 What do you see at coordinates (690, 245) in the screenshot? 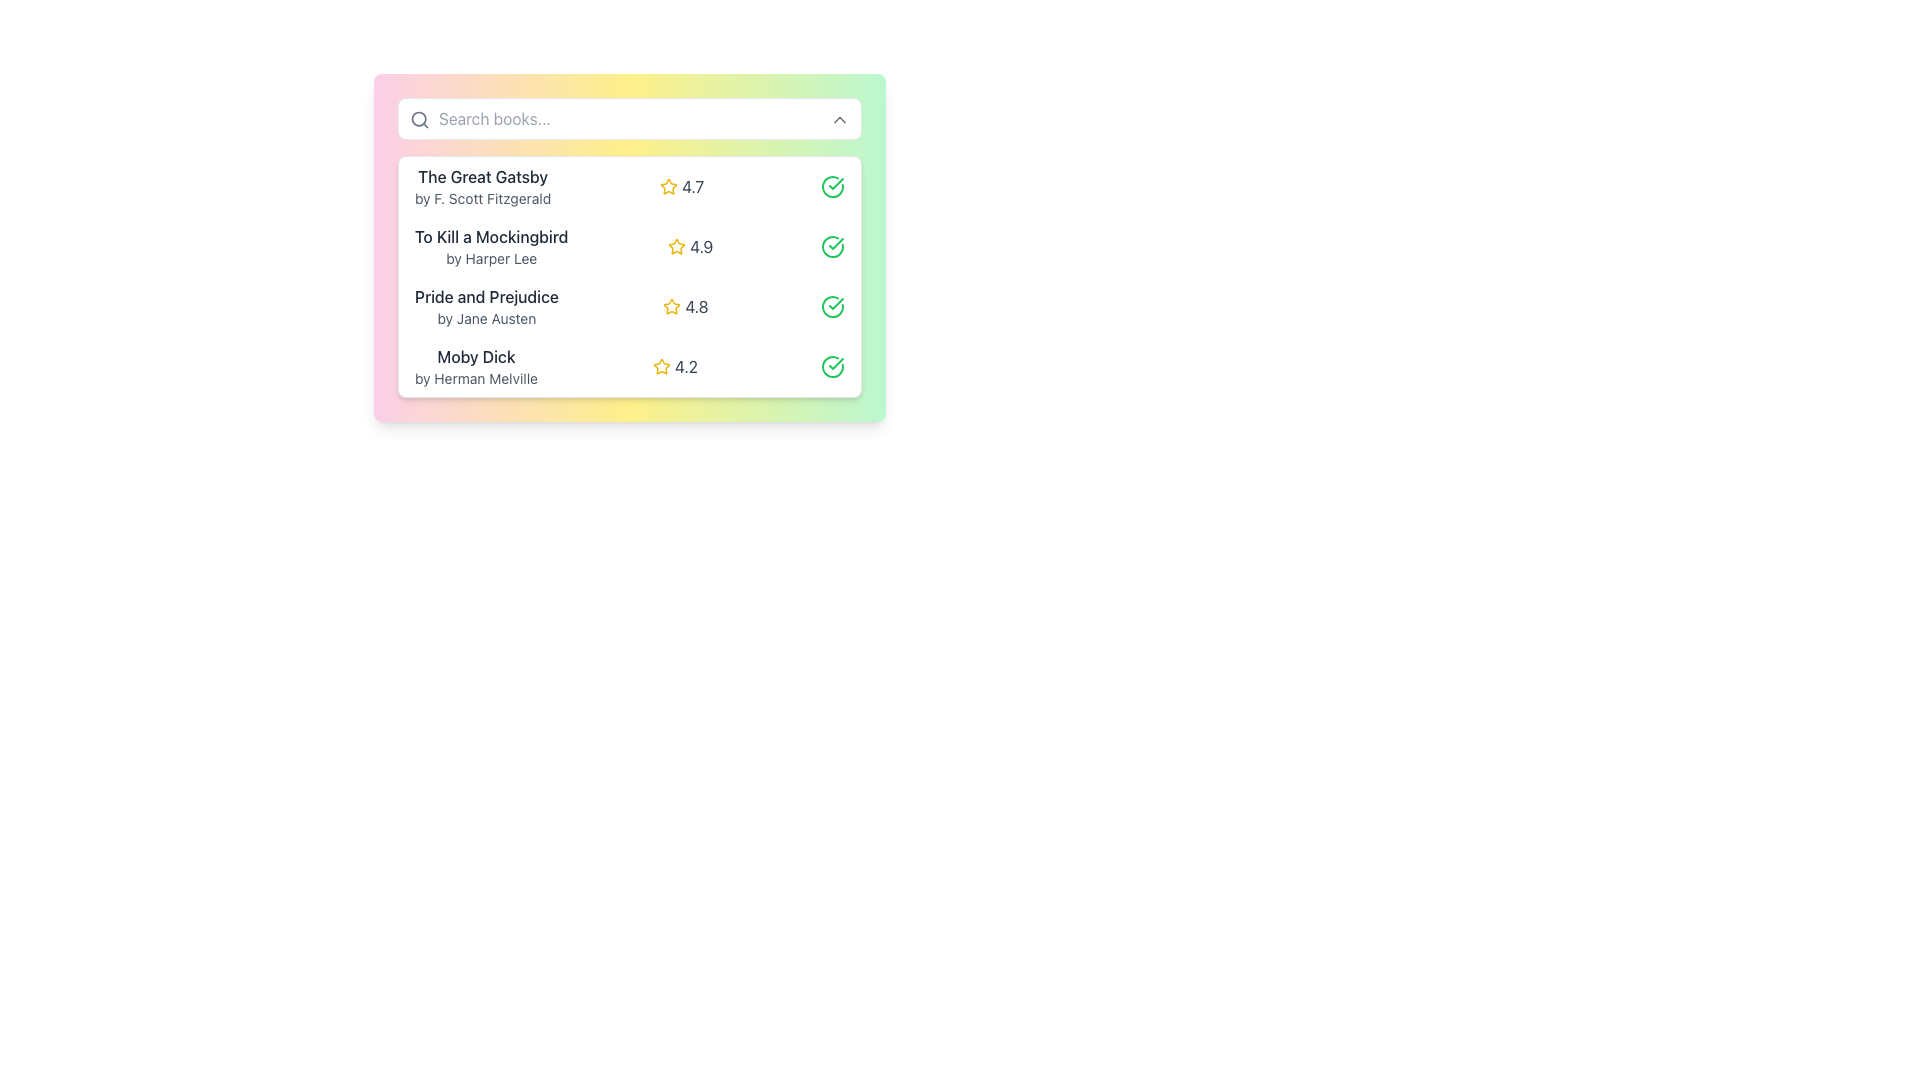
I see `the rating display component showing a score of 4.9 for 'To Kill a Mockingbird'` at bounding box center [690, 245].